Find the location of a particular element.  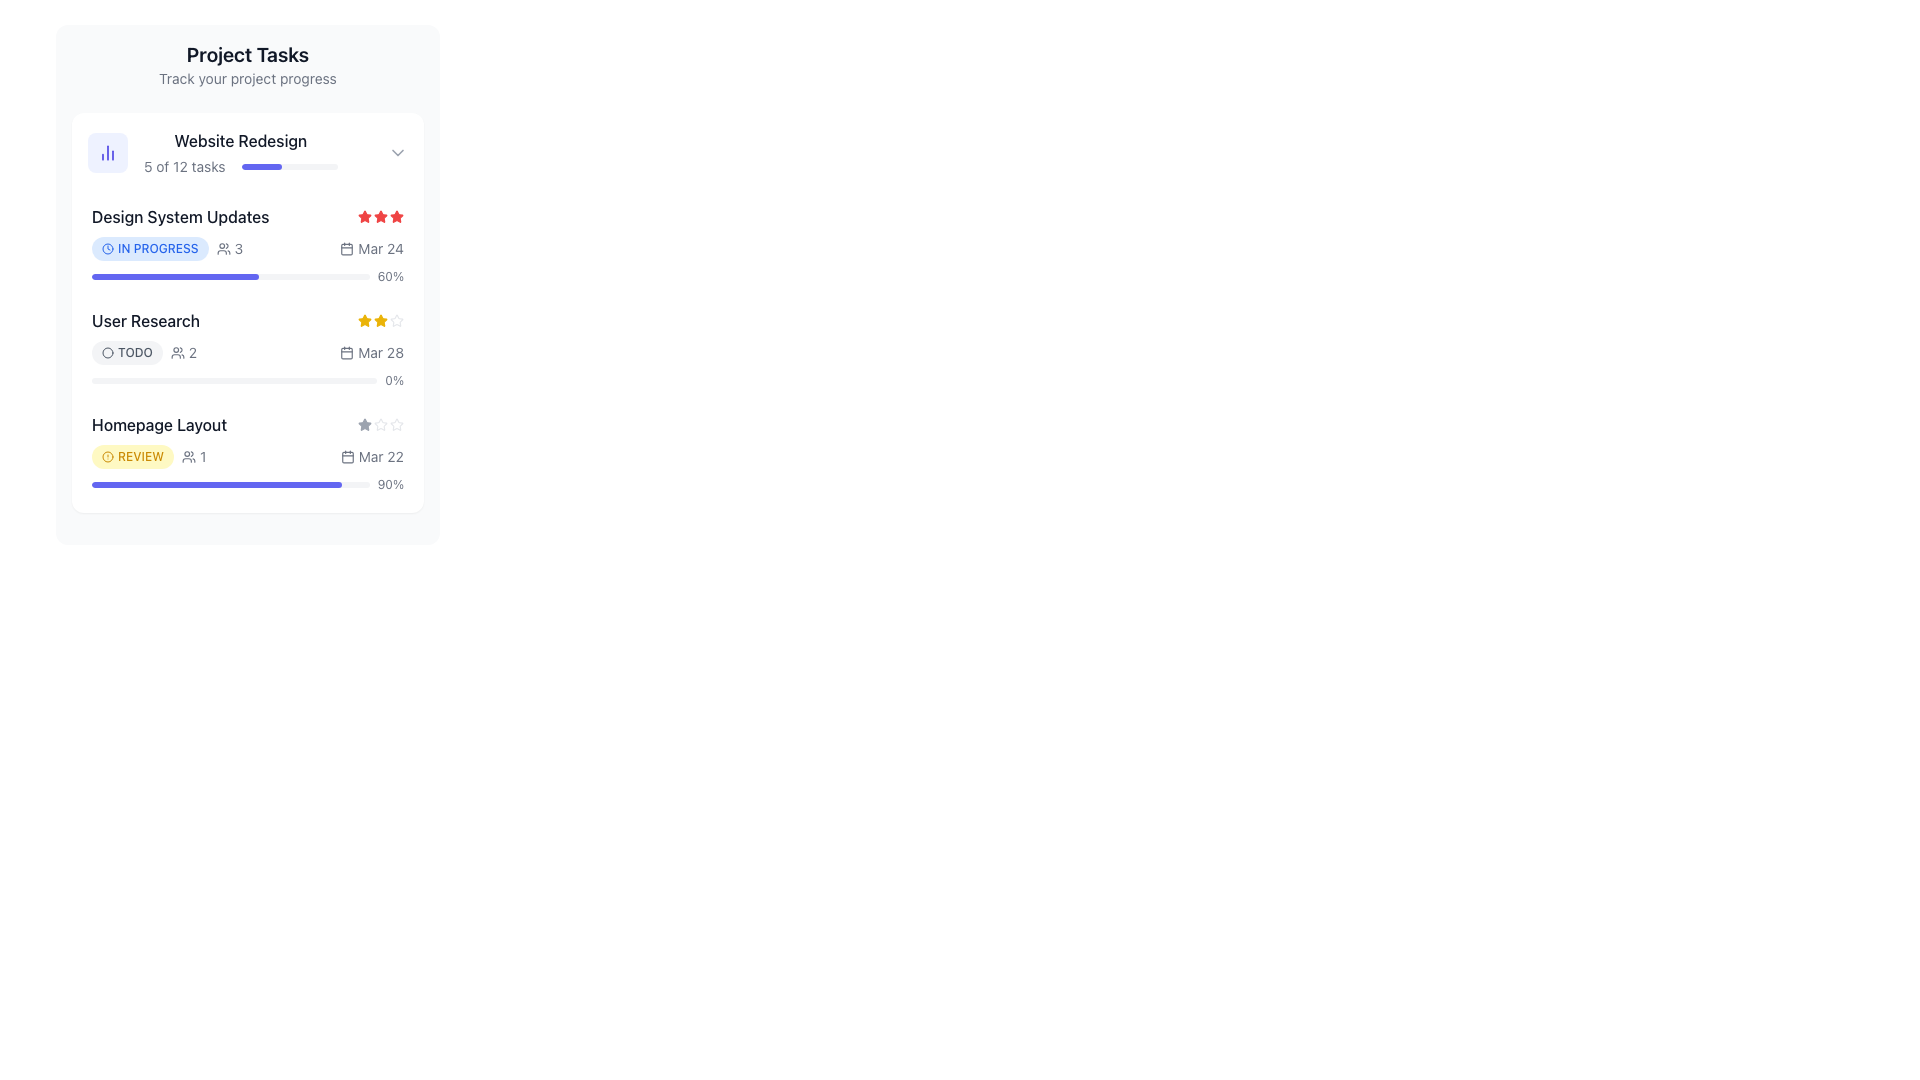

the 'TODO' status label, which is styled with a rounded gray background and accompanied by a user icon indicating two users, located in the 'User Research' section of the 'Project Tasks' list is located at coordinates (143, 352).